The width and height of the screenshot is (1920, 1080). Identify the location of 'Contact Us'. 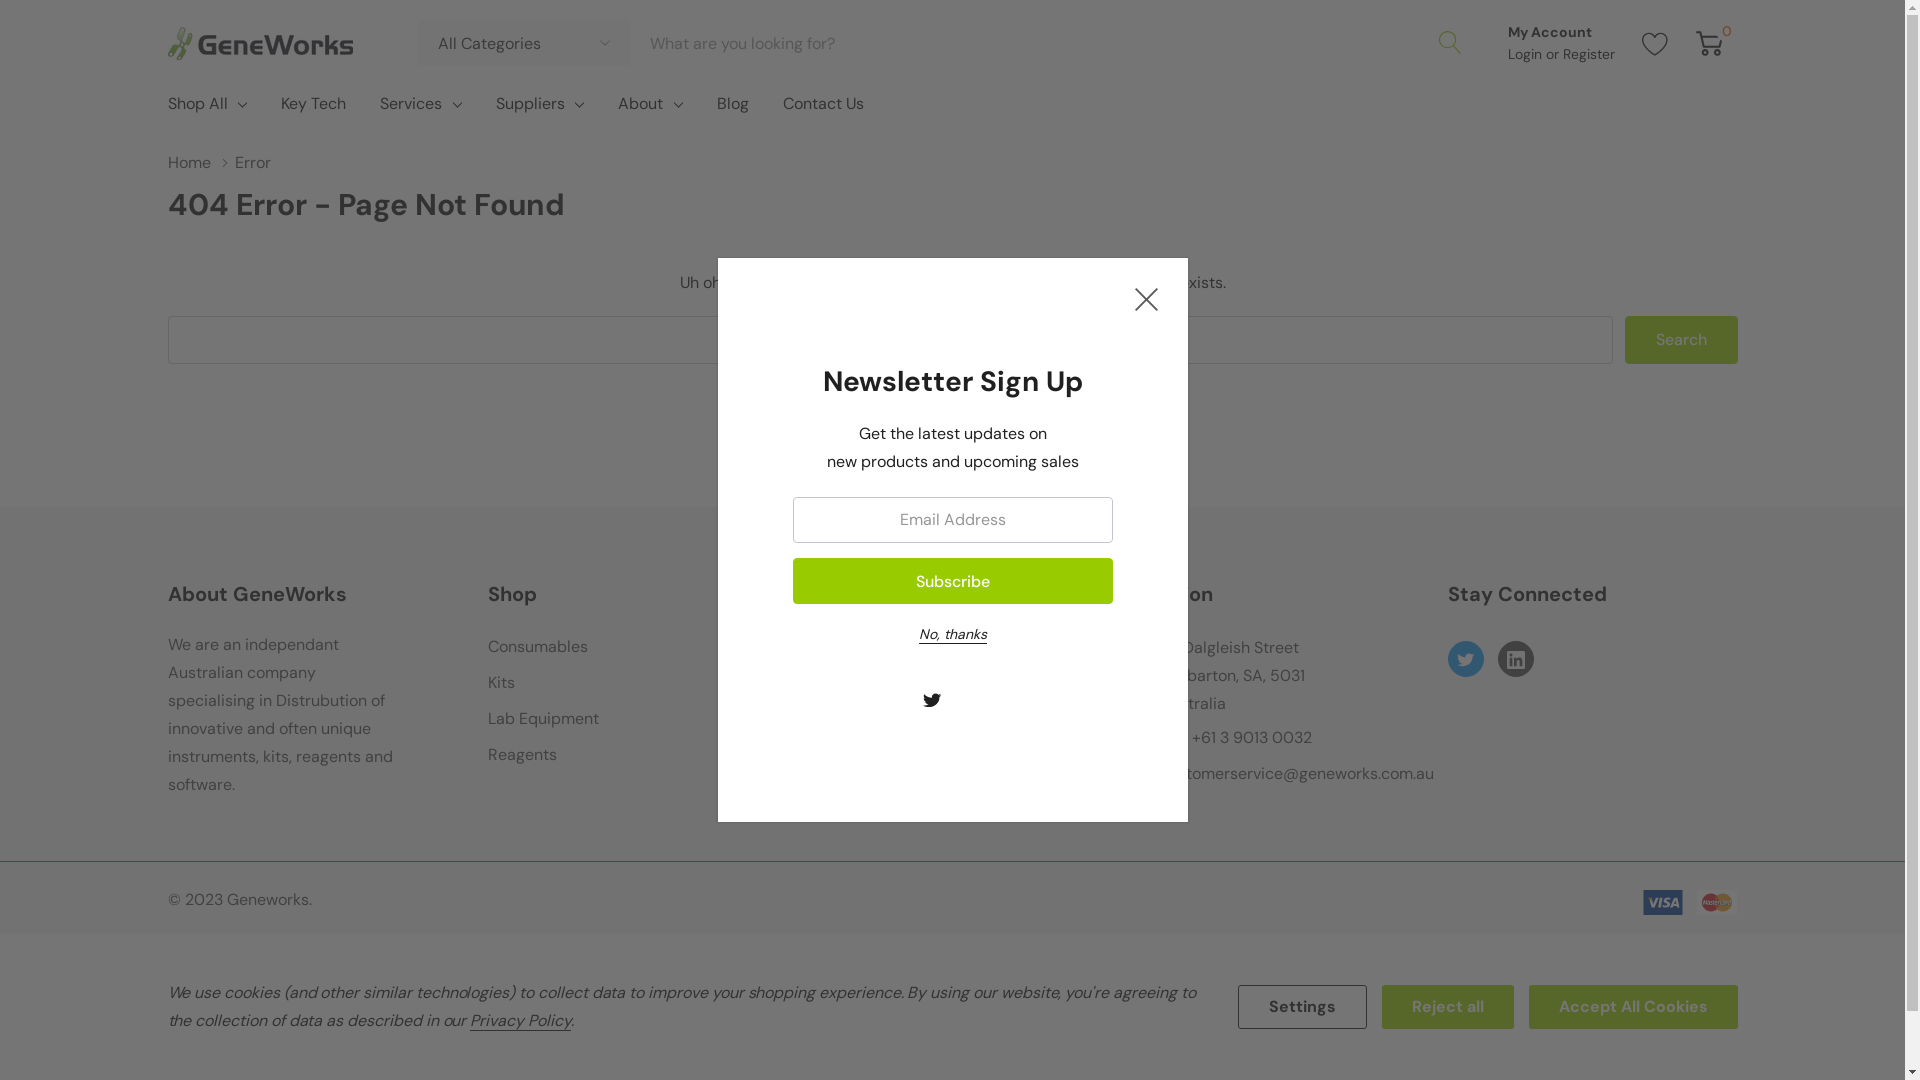
(823, 108).